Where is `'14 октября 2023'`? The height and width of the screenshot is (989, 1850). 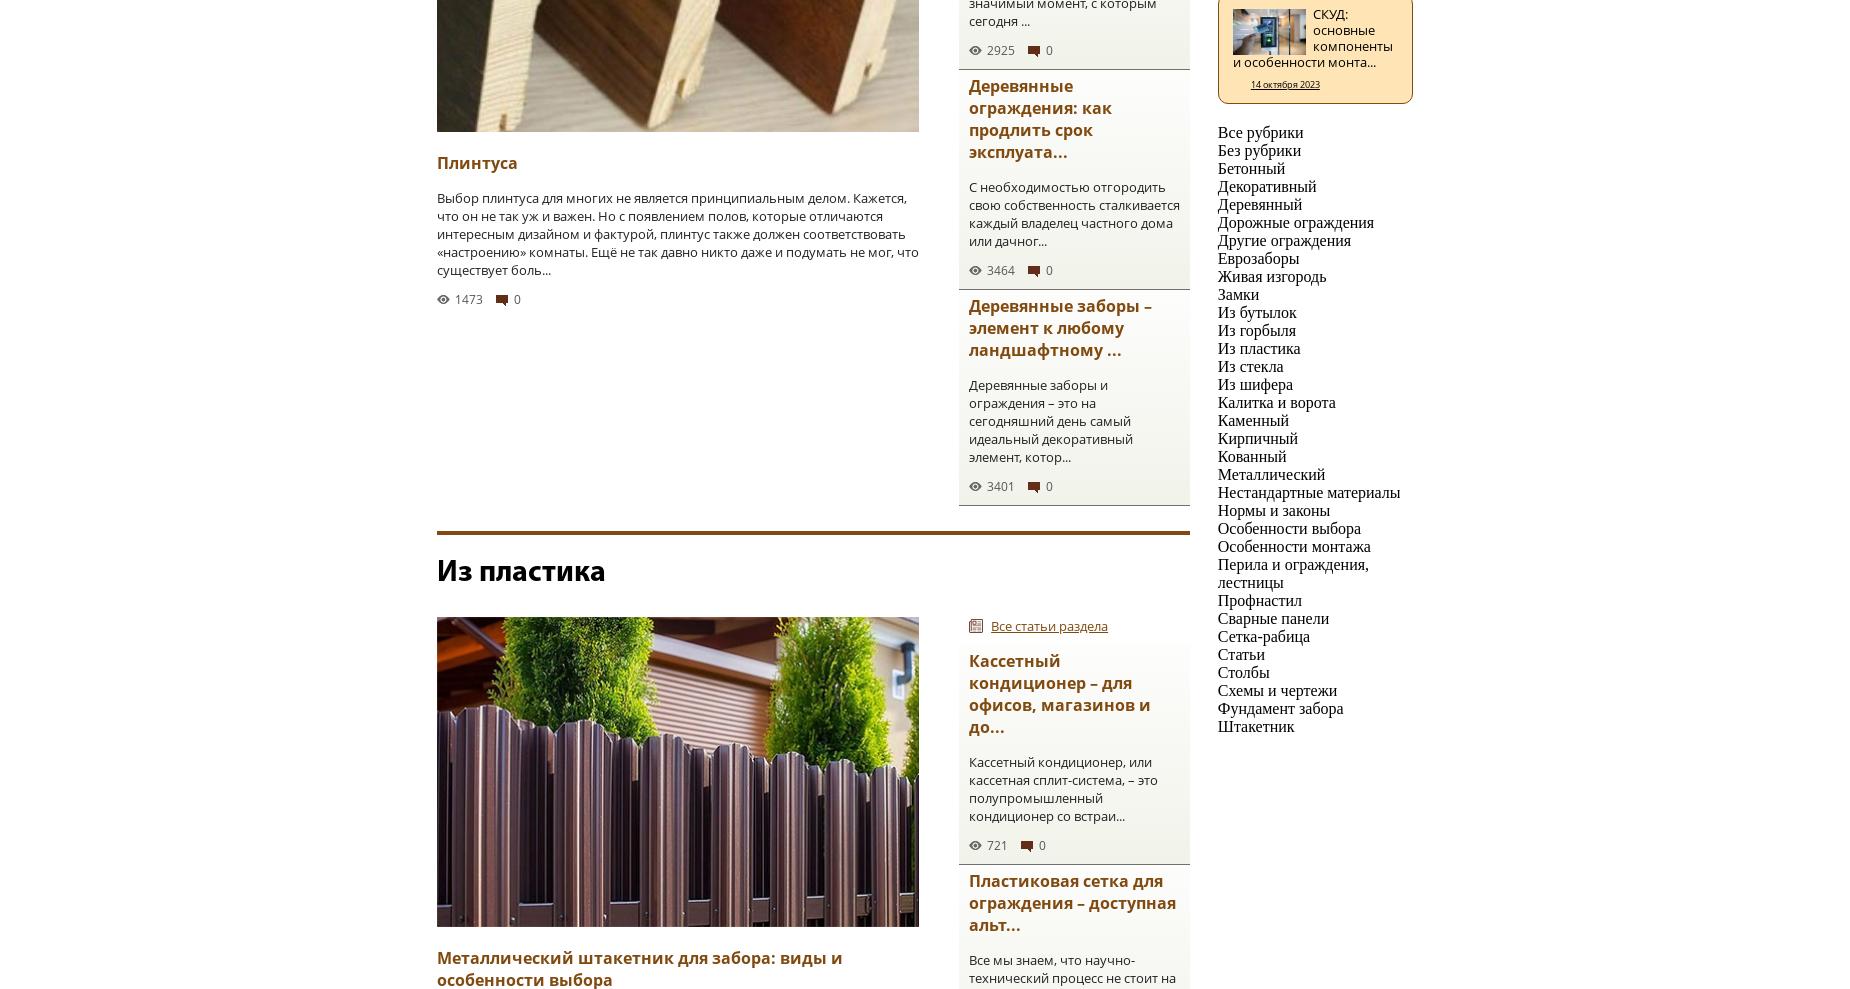 '14 октября 2023' is located at coordinates (1283, 84).